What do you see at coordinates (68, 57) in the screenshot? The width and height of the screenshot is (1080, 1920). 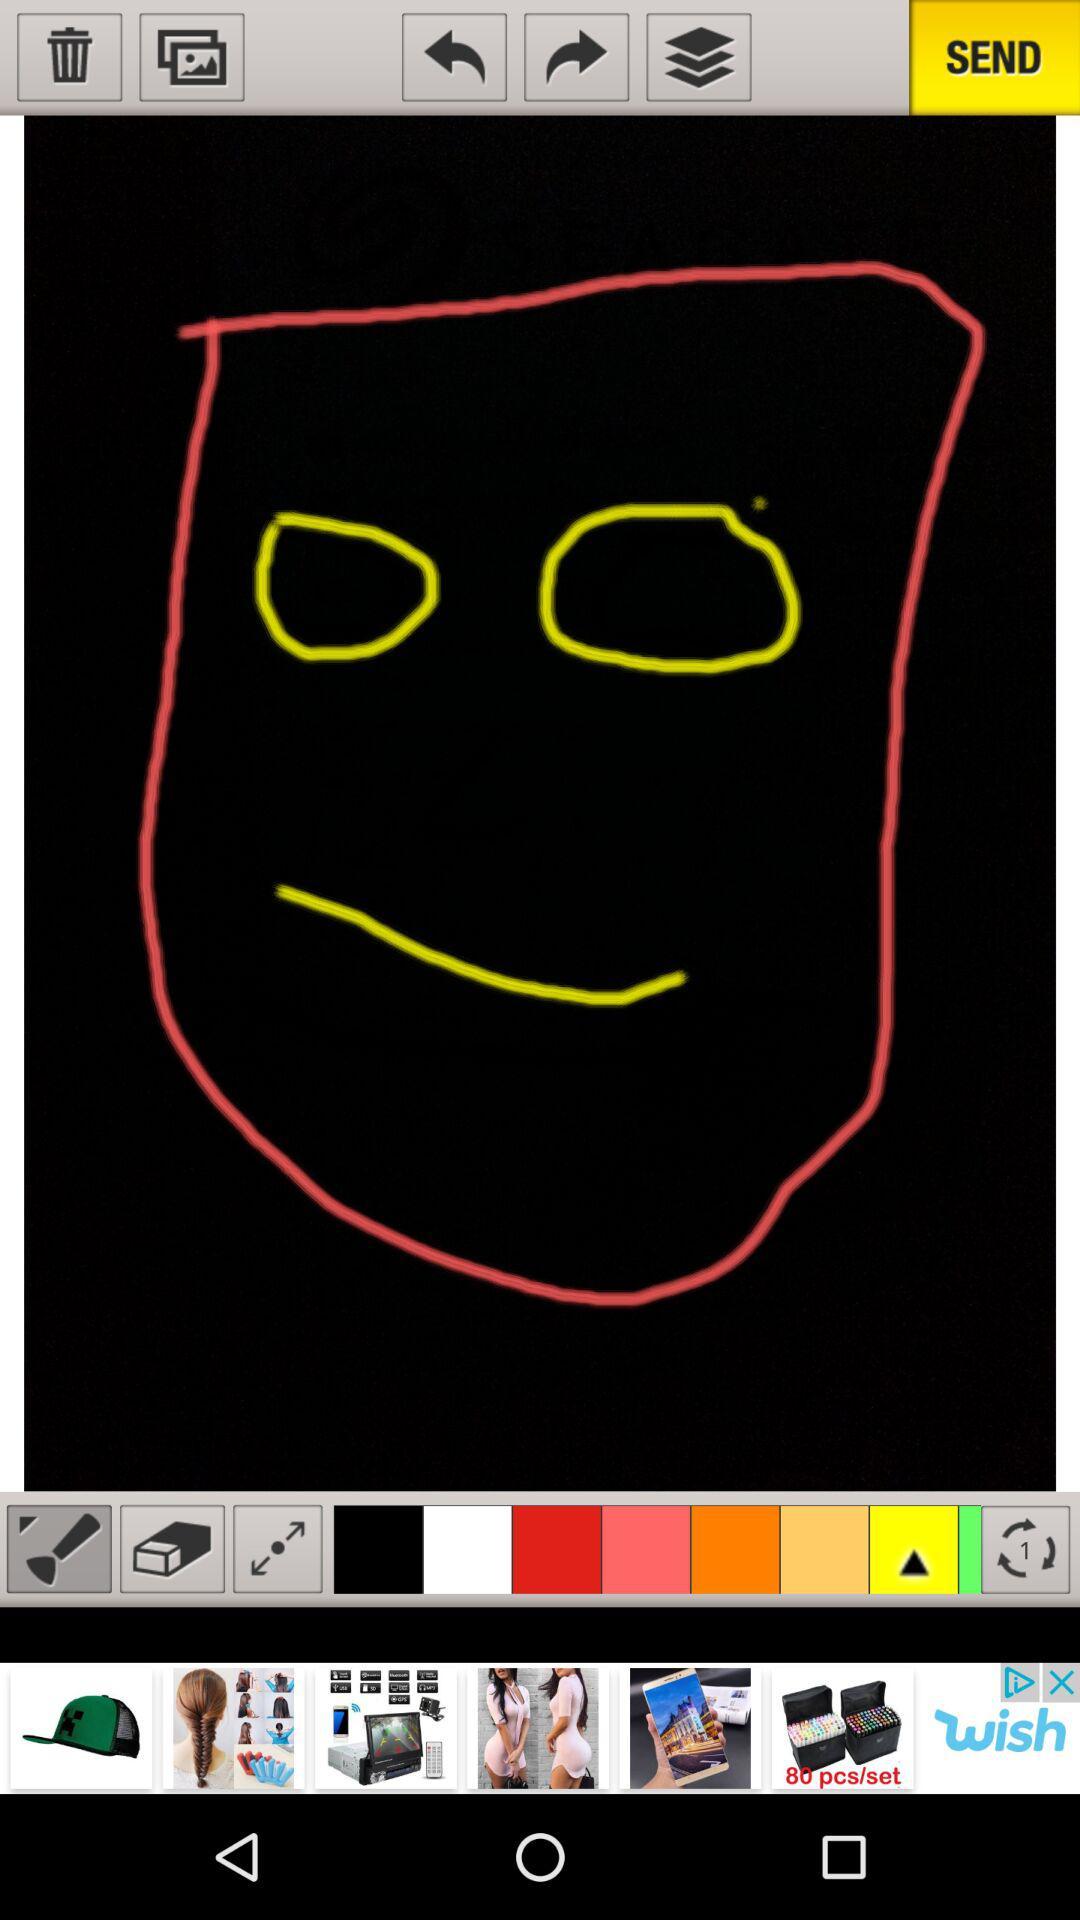 I see `delete the picture` at bounding box center [68, 57].